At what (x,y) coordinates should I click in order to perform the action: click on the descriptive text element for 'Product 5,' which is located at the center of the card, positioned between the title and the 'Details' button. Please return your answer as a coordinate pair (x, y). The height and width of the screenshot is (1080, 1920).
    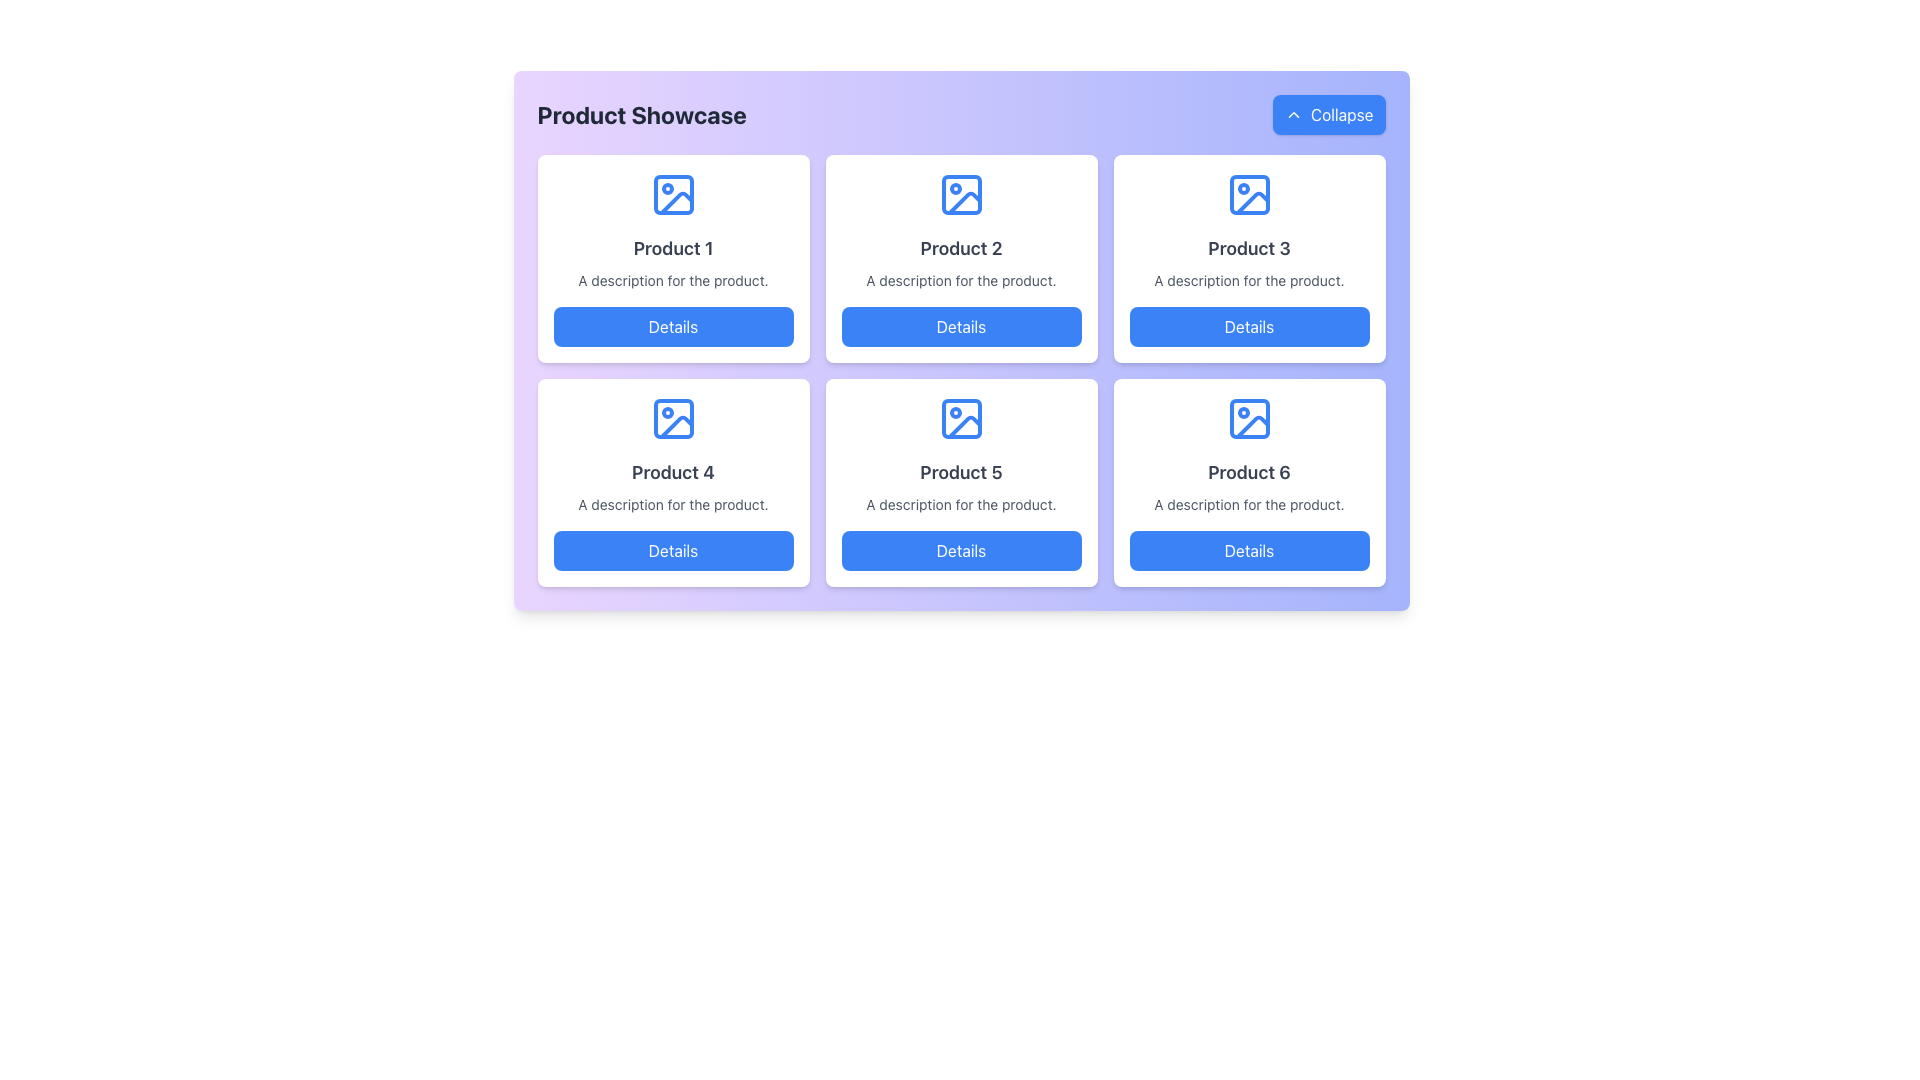
    Looking at the image, I should click on (961, 504).